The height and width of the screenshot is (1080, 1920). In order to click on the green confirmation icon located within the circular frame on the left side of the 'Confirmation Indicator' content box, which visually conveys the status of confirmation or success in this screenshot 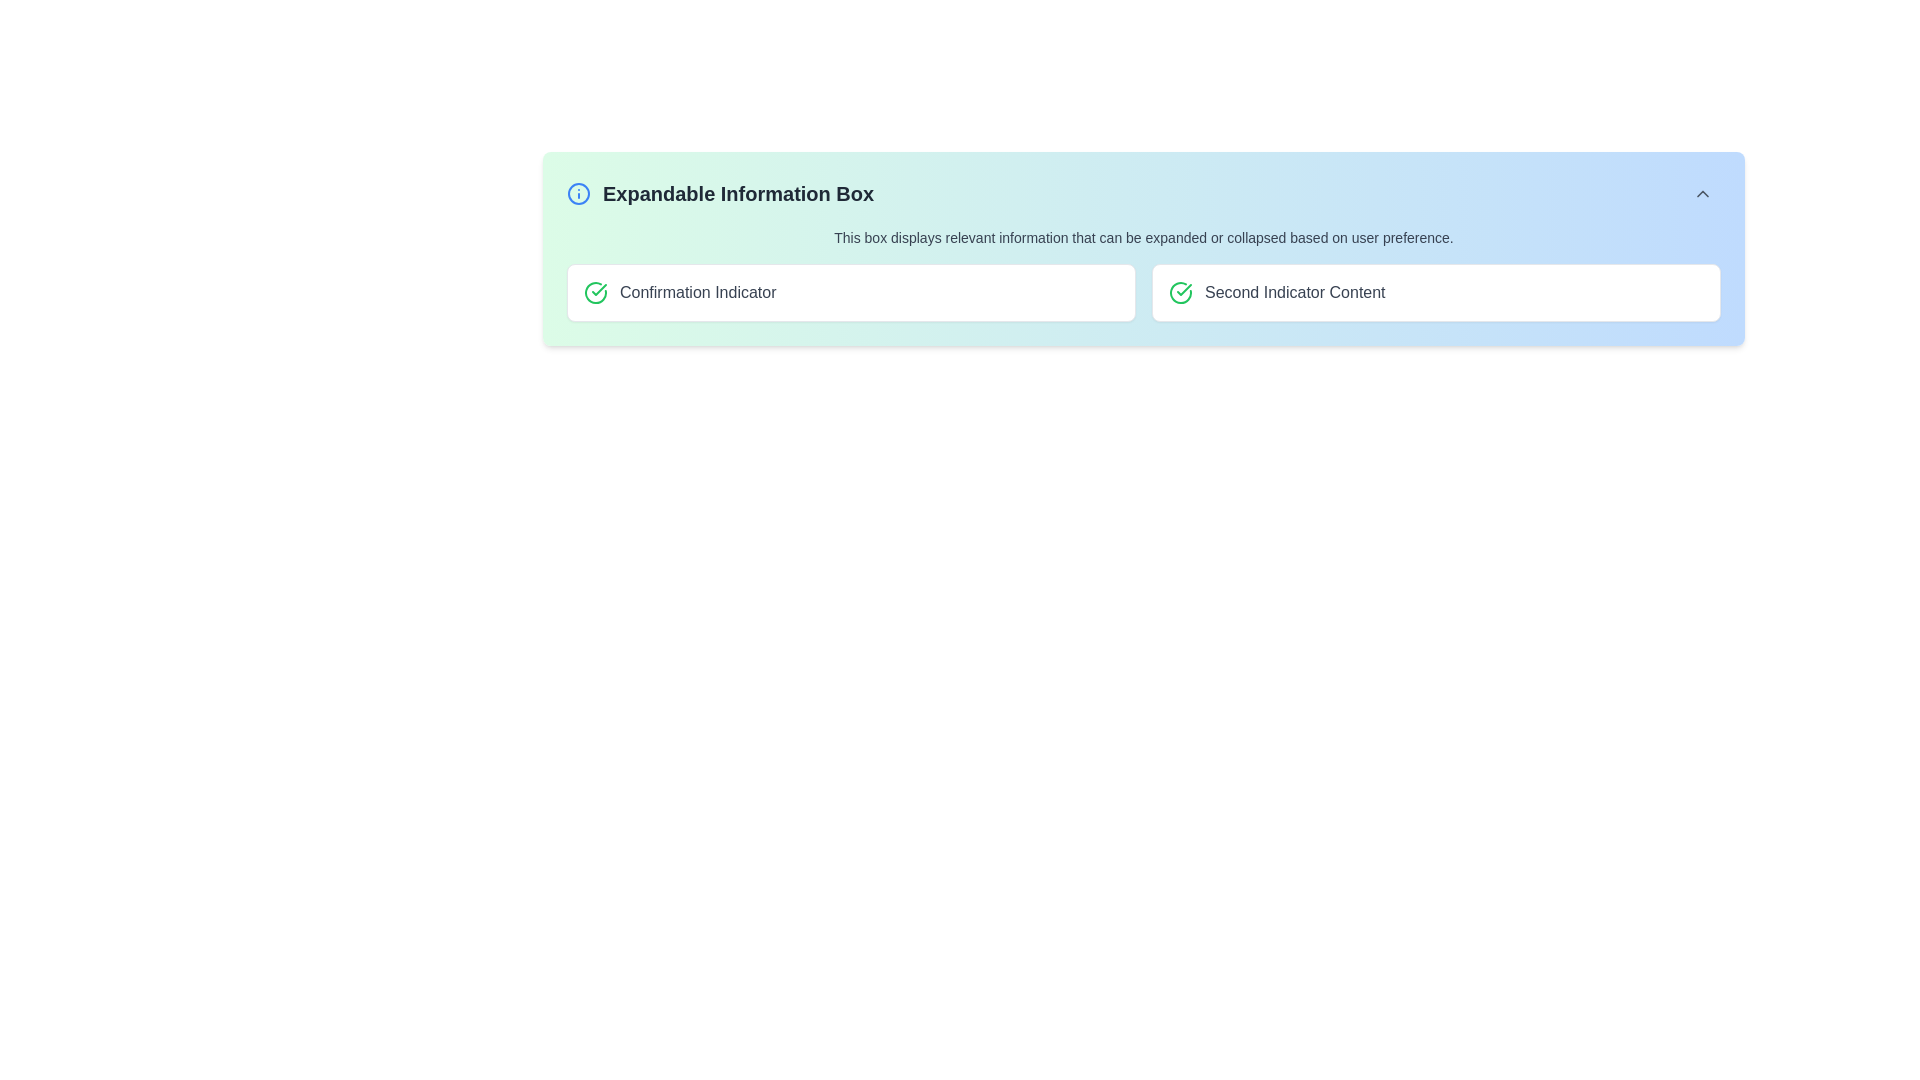, I will do `click(1184, 289)`.